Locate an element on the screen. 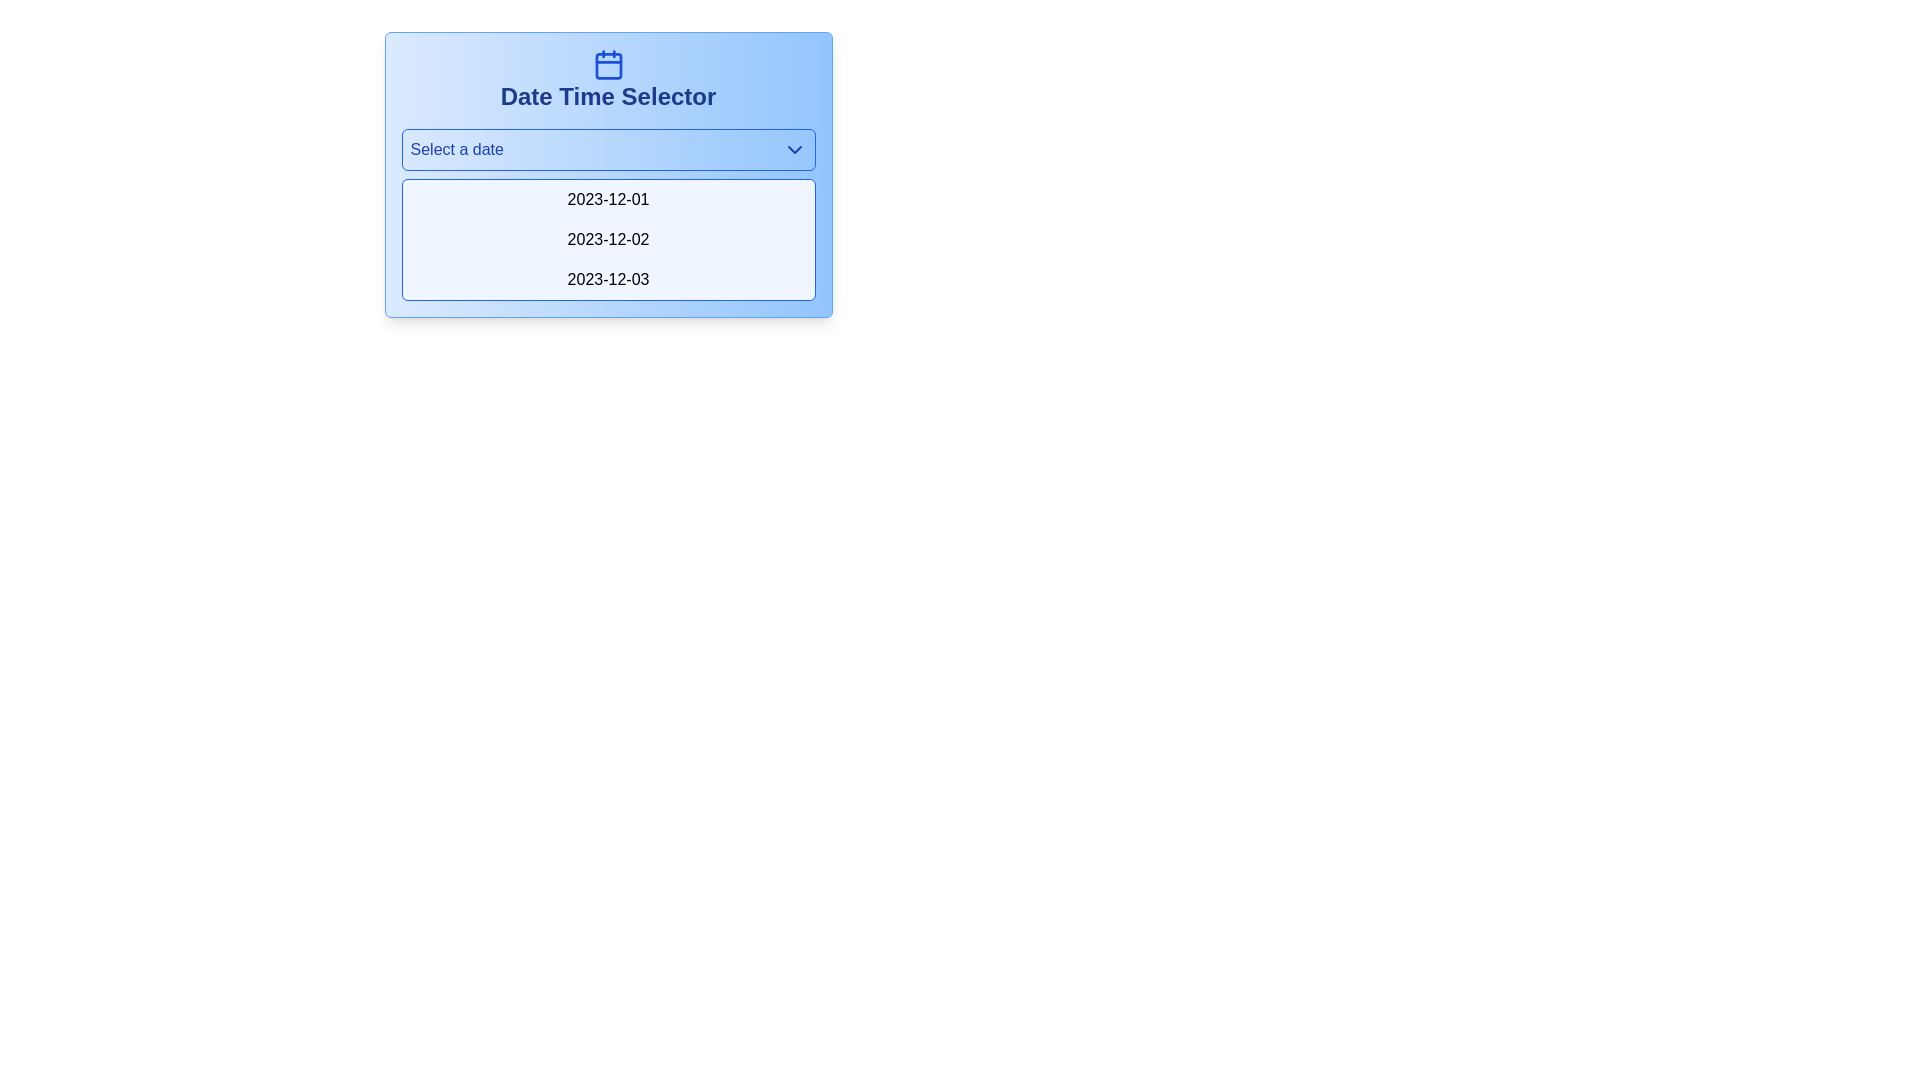 Image resolution: width=1920 pixels, height=1080 pixels. a date option in the vertically-oriented list box with a light blue background is located at coordinates (607, 215).